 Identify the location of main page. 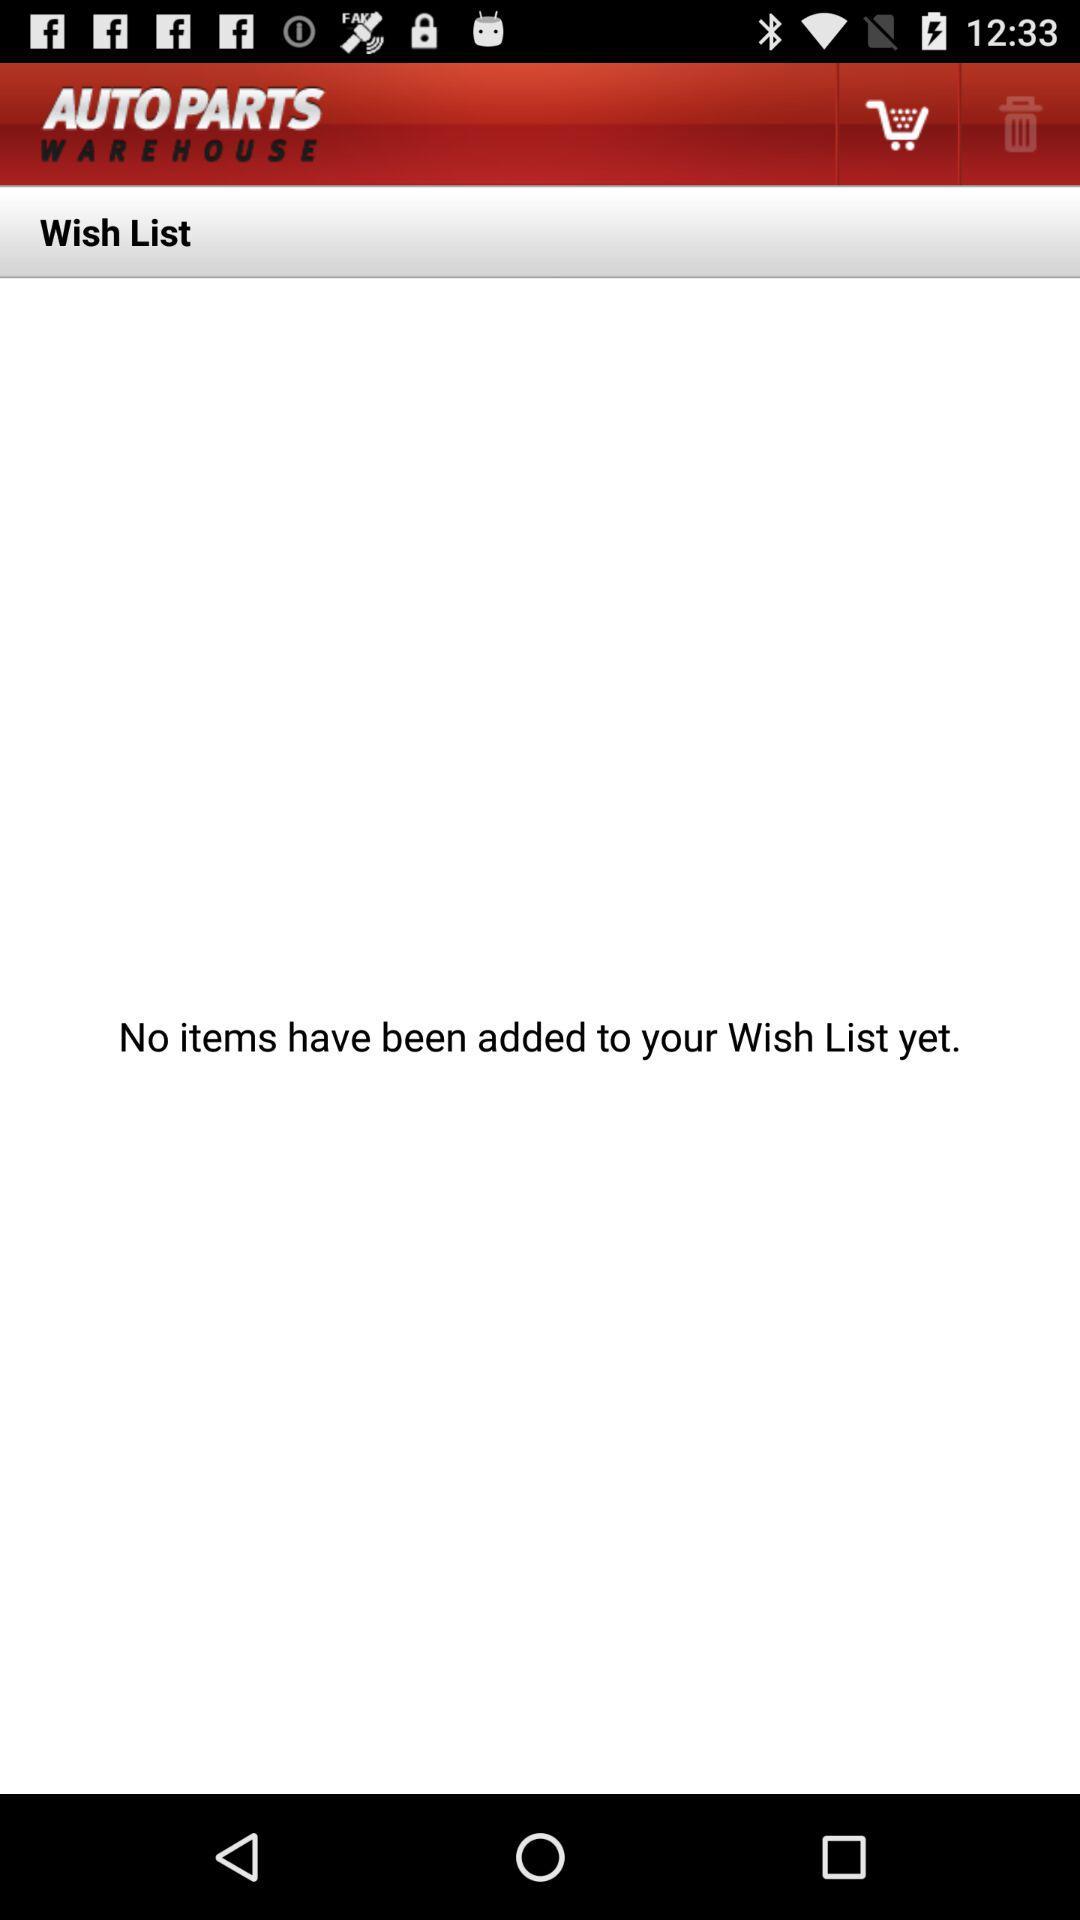
(183, 123).